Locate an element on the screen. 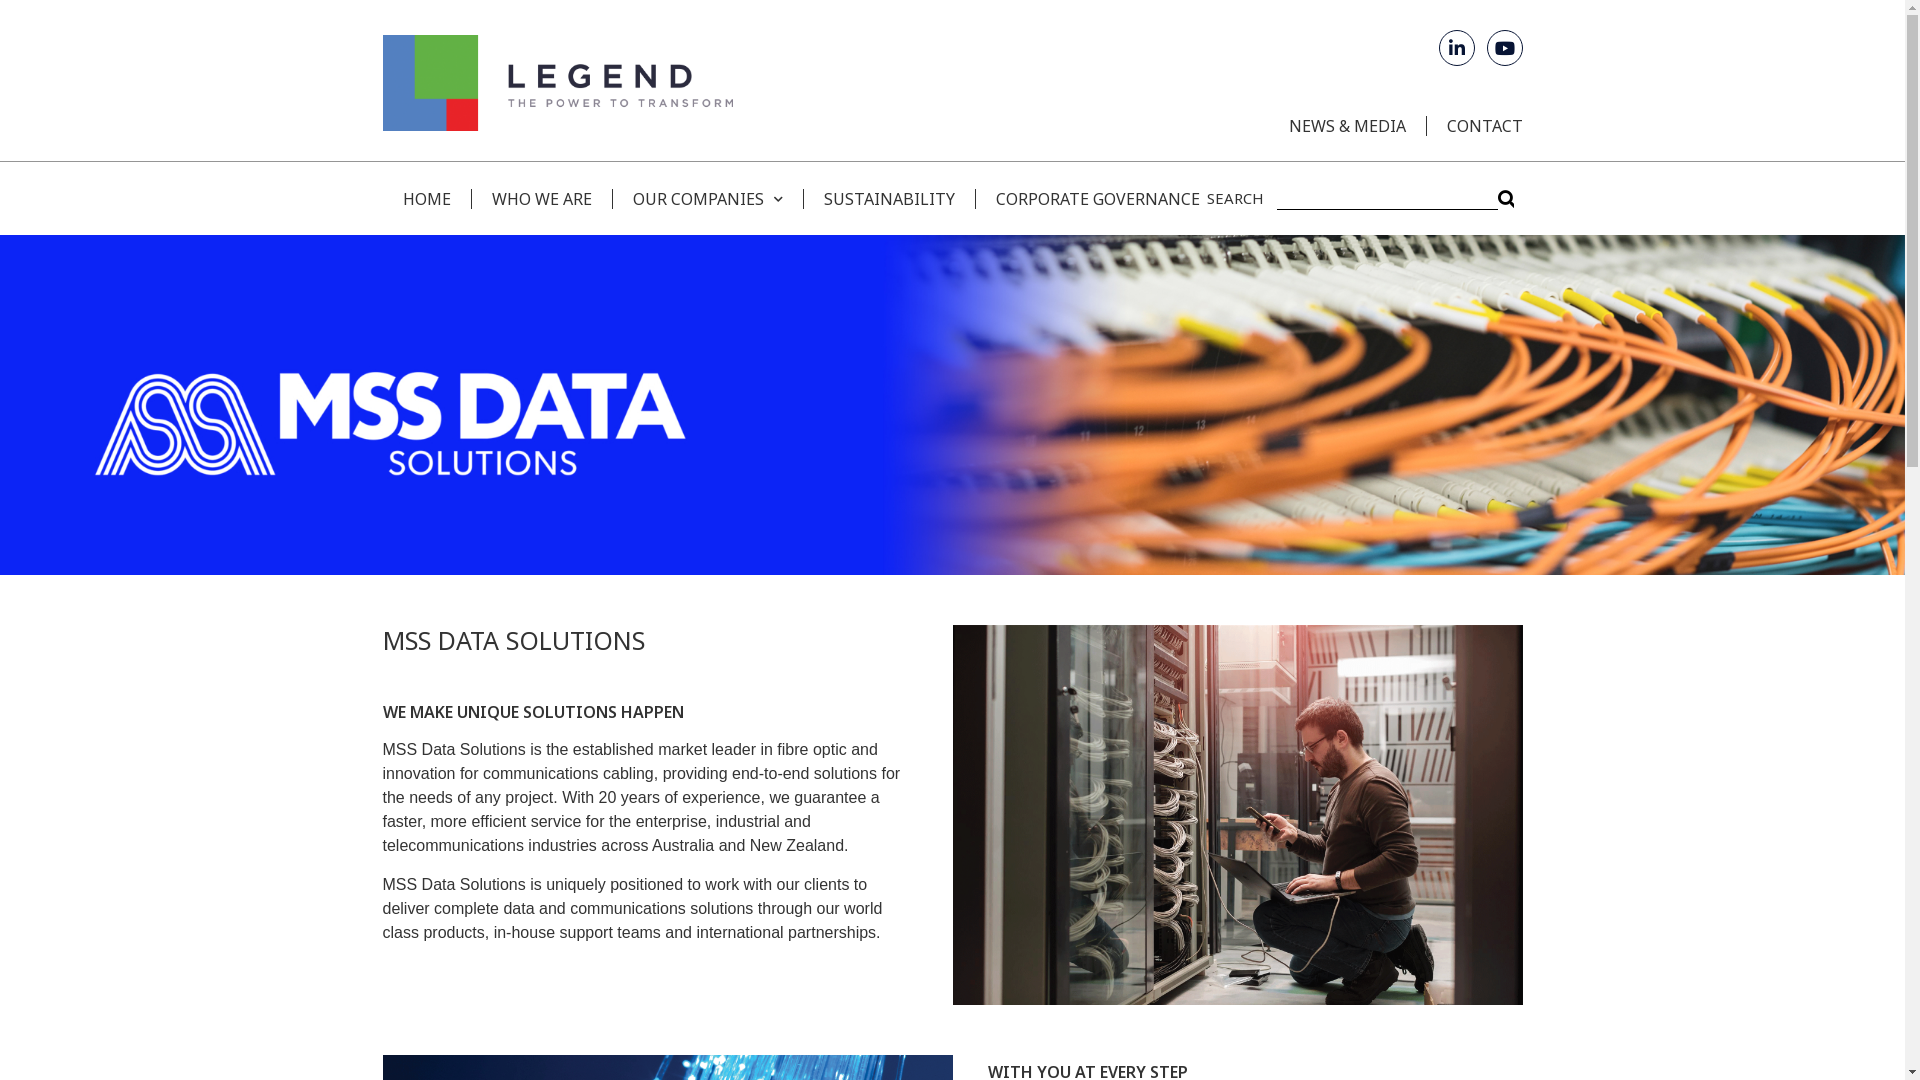  'CONTACT' is located at coordinates (1474, 126).